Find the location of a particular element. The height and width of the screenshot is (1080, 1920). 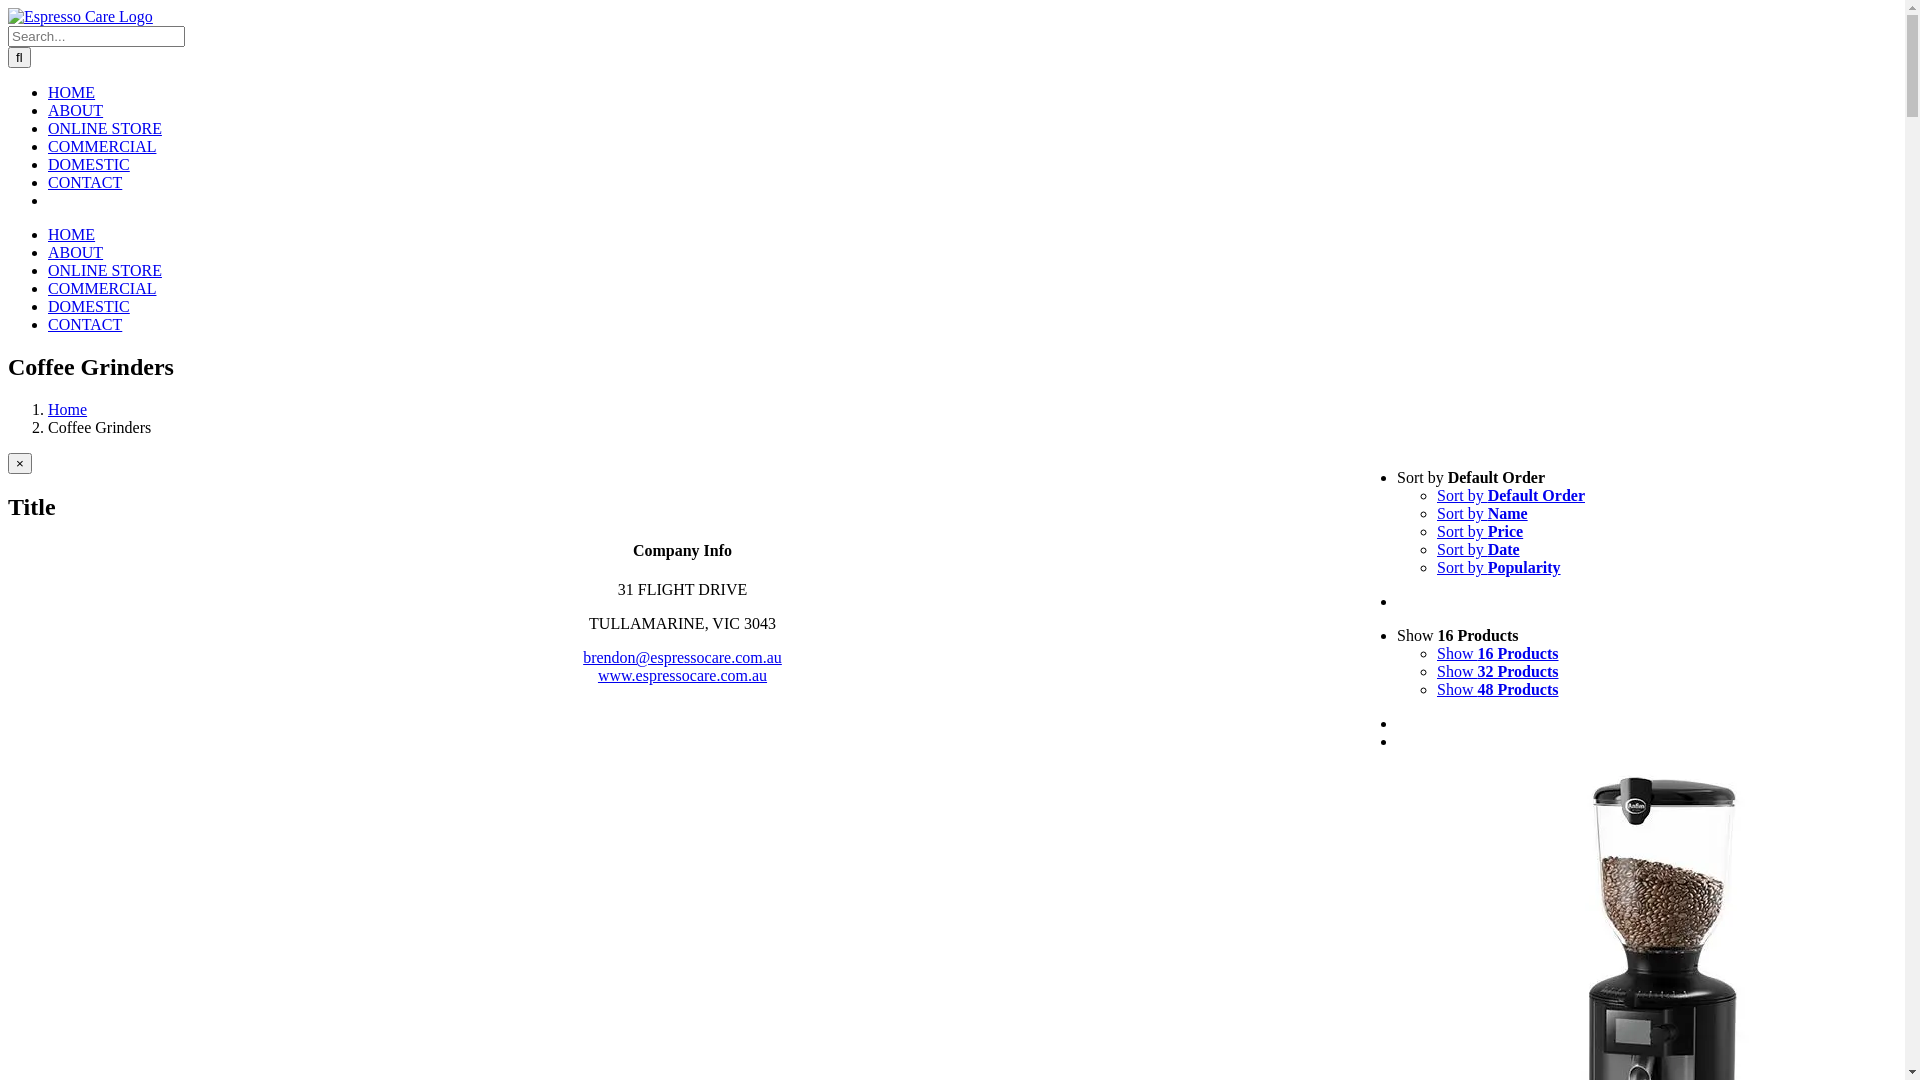

'Sort by Date' is located at coordinates (1478, 549).